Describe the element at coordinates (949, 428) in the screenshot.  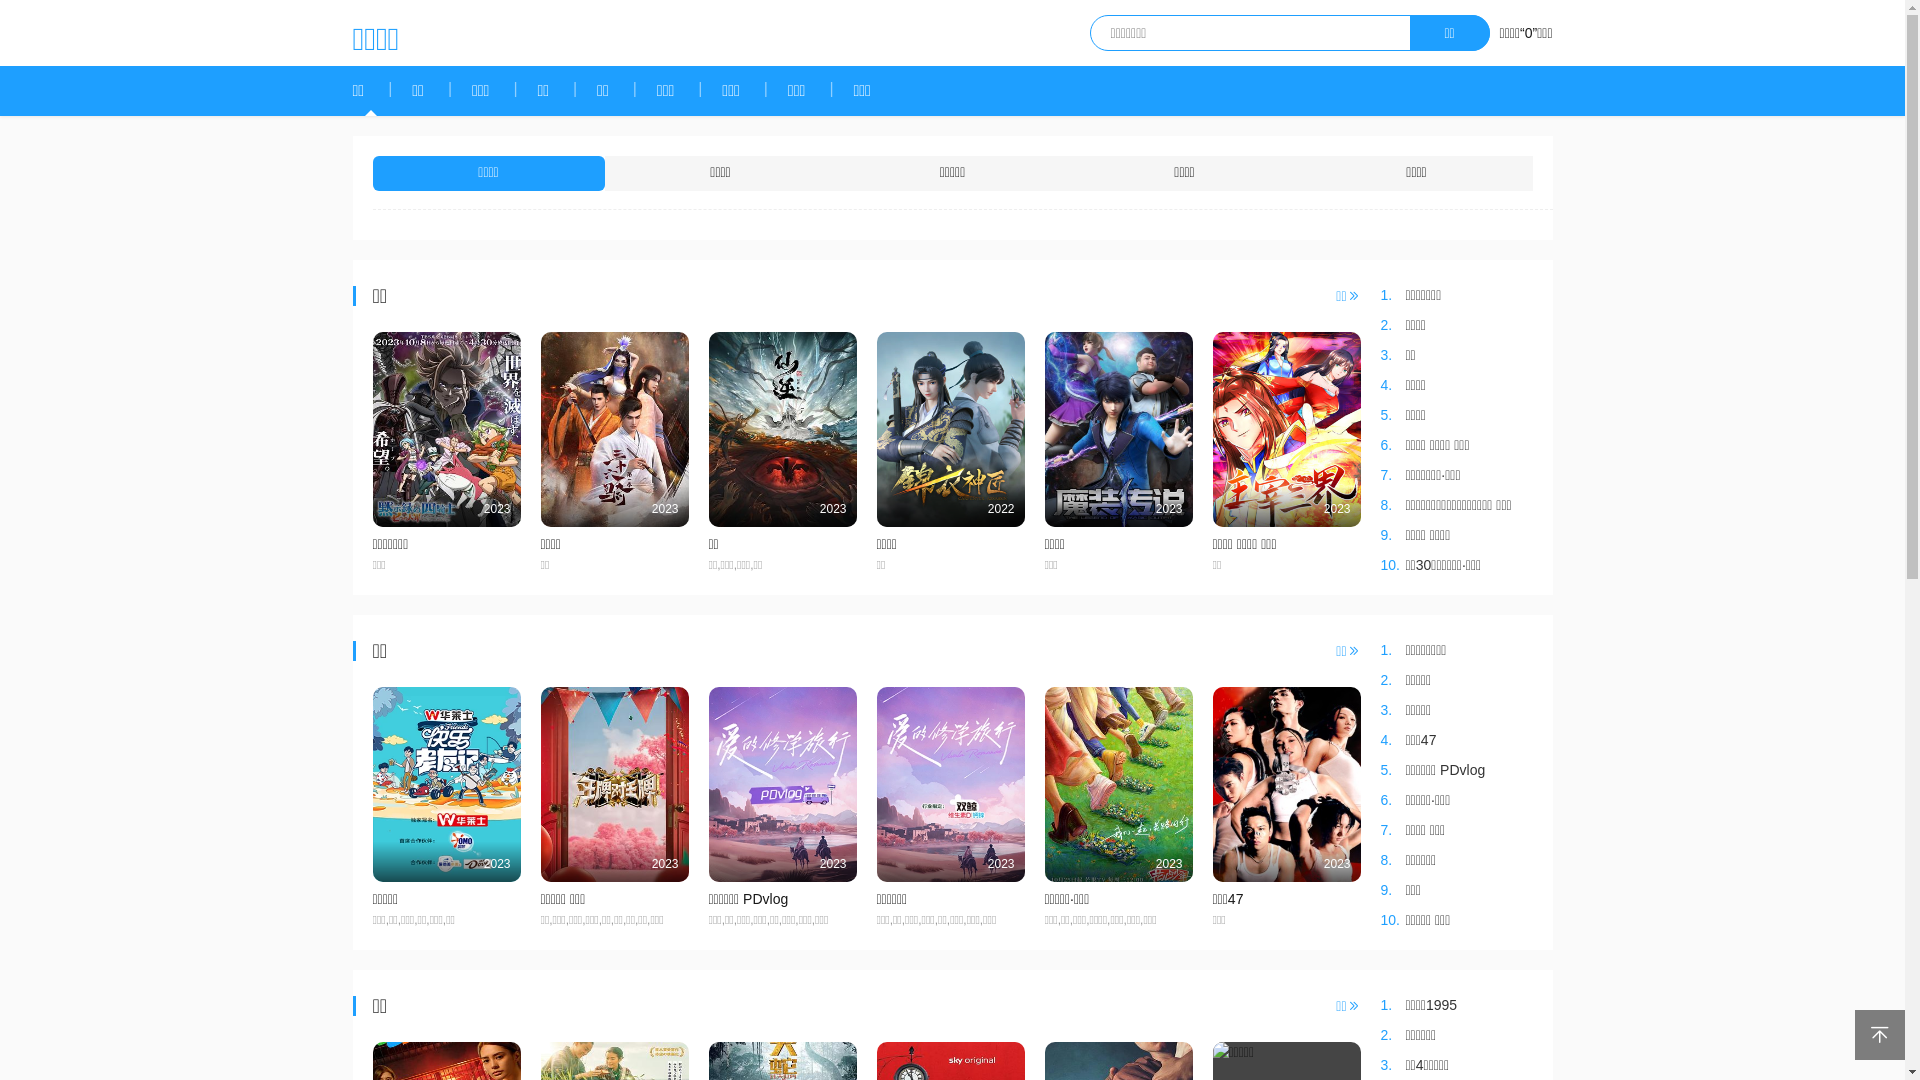
I see `'2022'` at that location.